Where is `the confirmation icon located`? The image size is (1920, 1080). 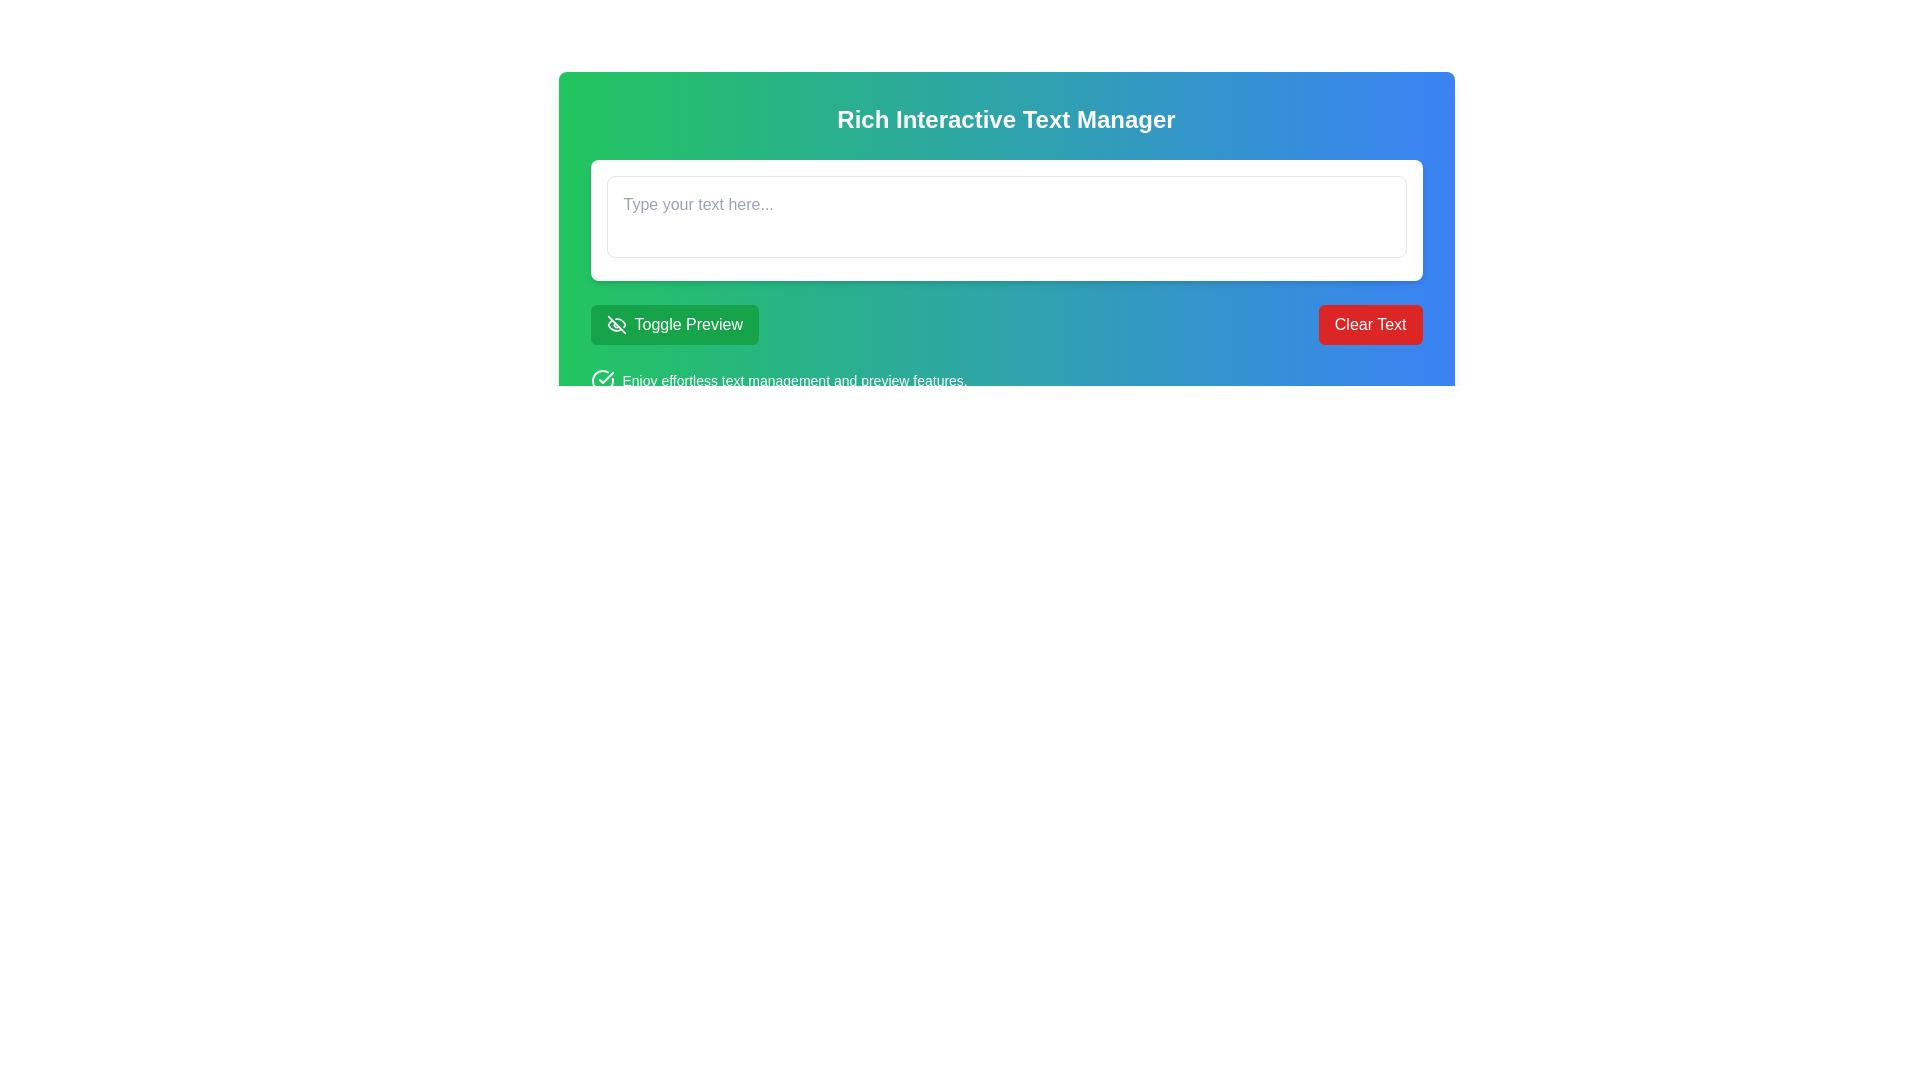
the confirmation icon located is located at coordinates (601, 381).